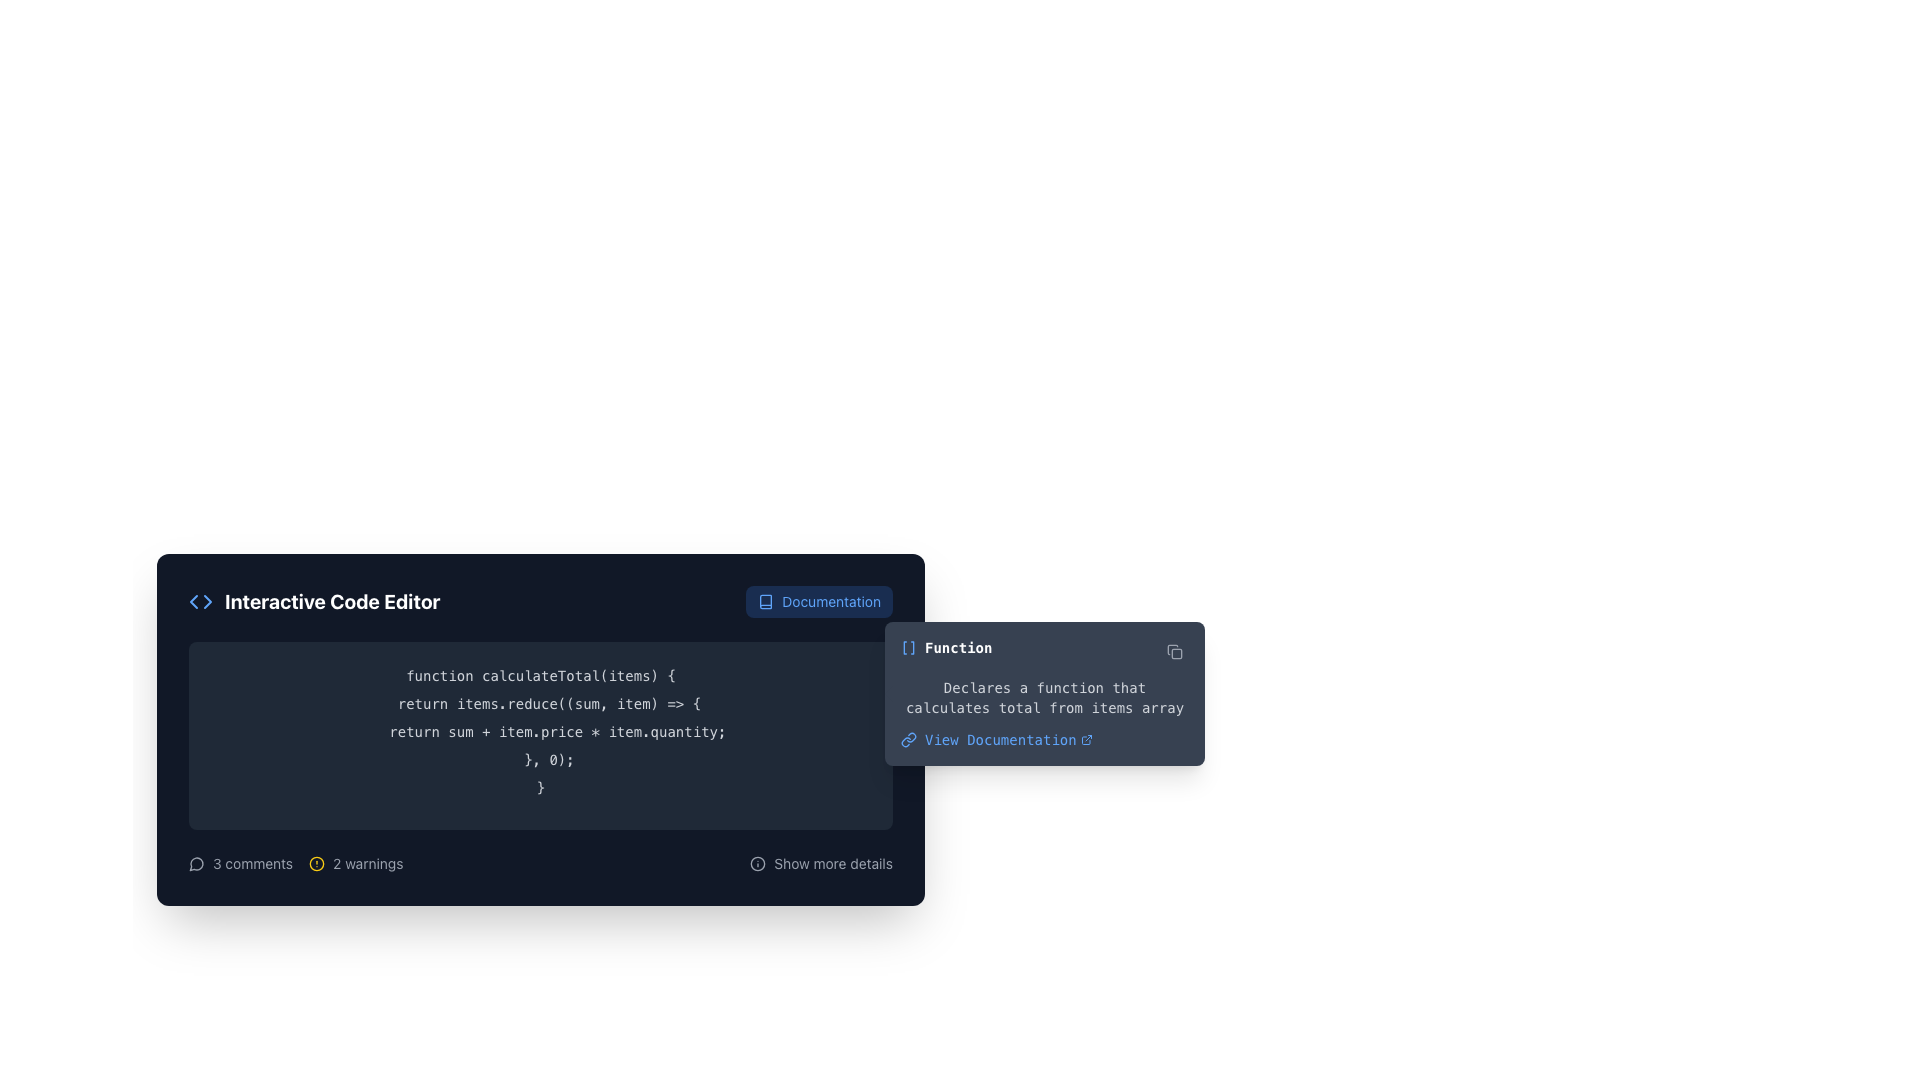 This screenshot has height=1080, width=1920. What do you see at coordinates (541, 759) in the screenshot?
I see `the text element displaying '}, 0);' in the code editor, styled in light gray and positioned towards the bottom of the code block` at bounding box center [541, 759].